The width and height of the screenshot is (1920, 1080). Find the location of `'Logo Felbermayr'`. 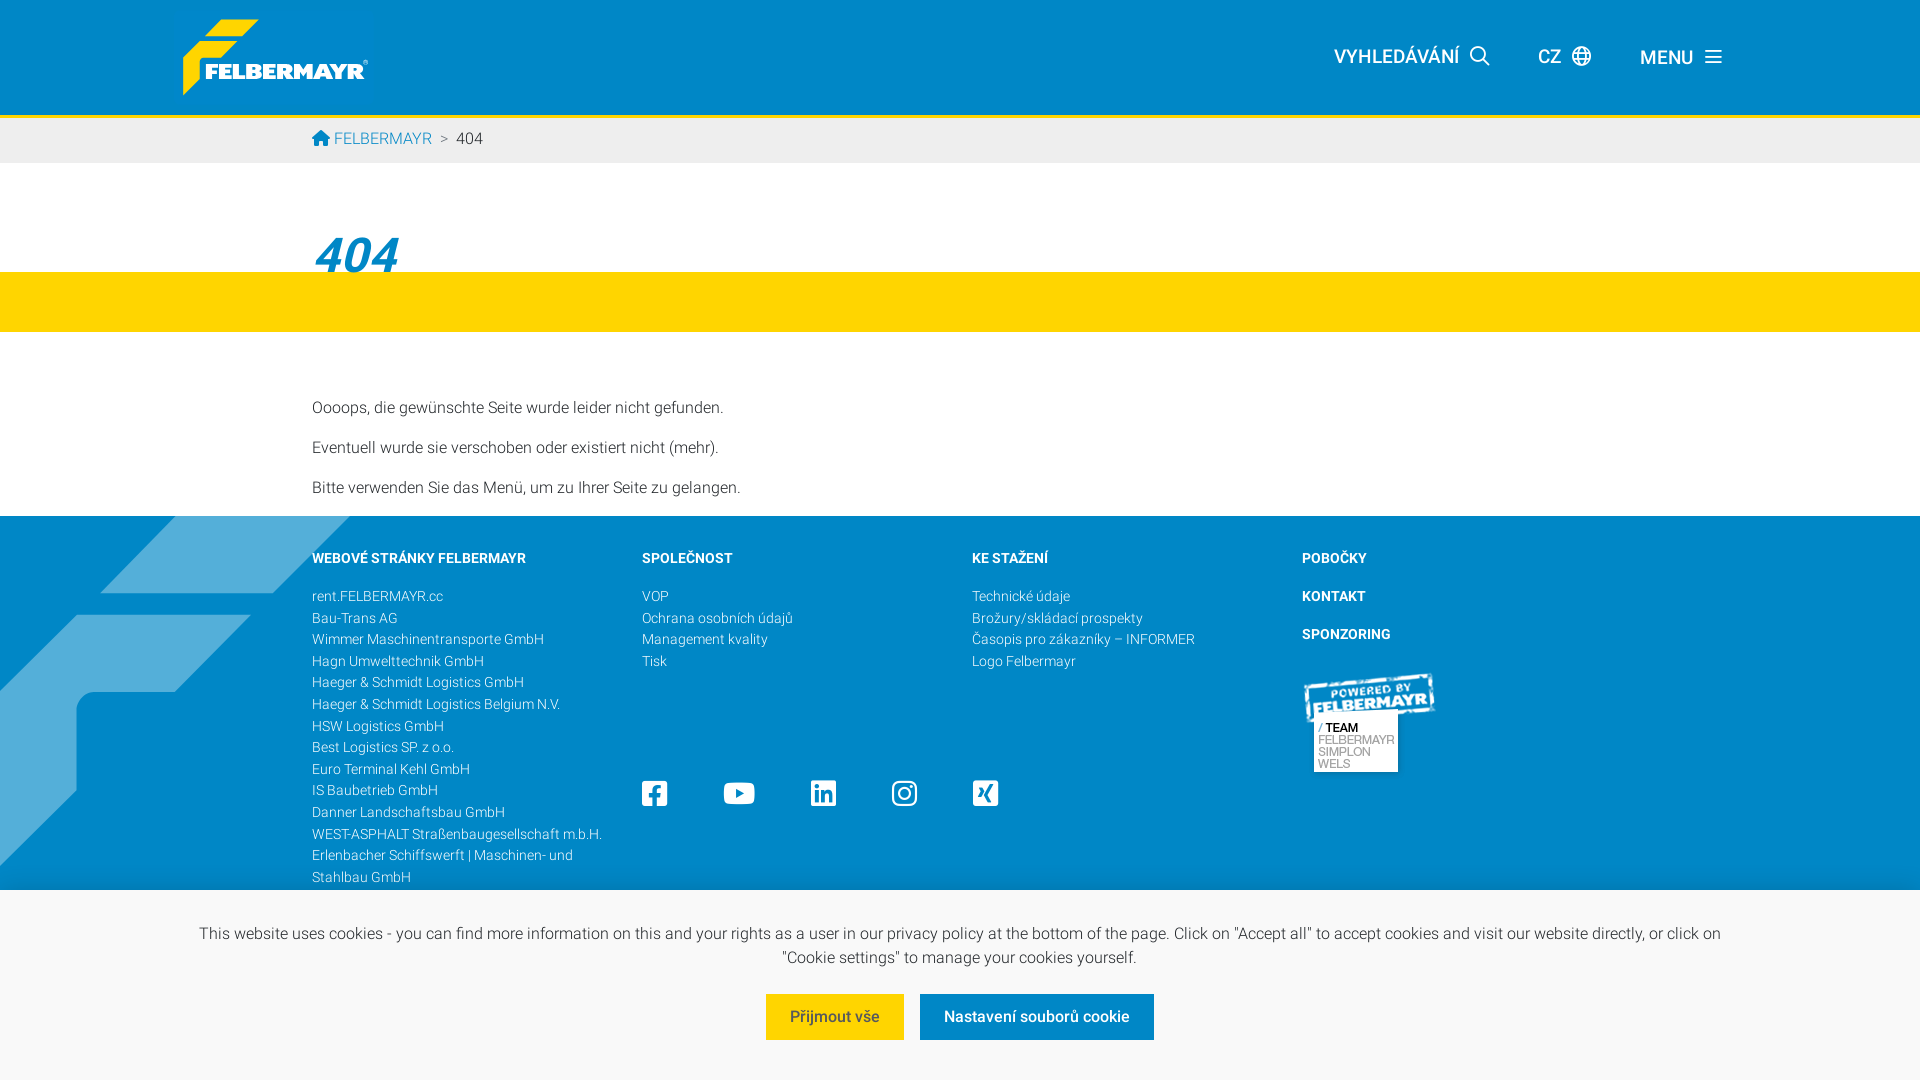

'Logo Felbermayr' is located at coordinates (1023, 661).